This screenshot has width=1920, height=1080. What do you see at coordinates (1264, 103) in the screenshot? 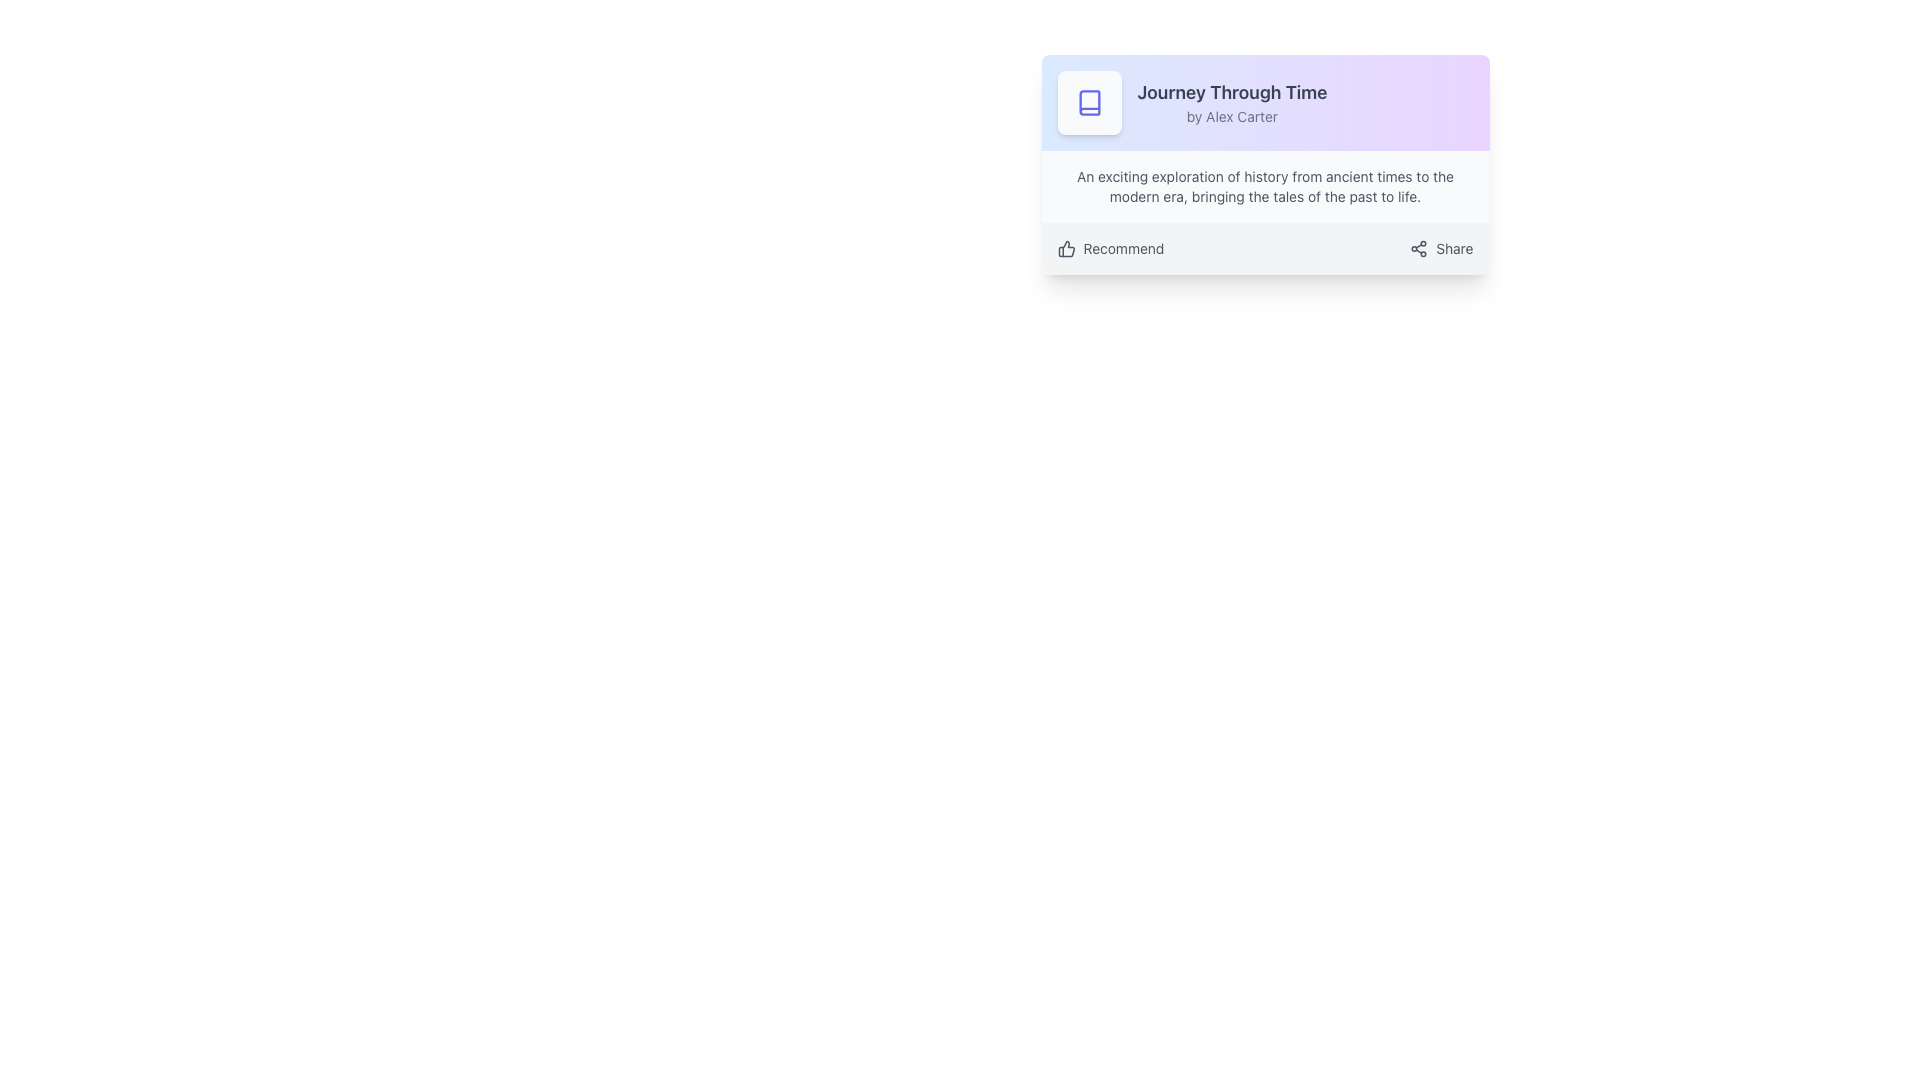
I see `the center of the informational display panel that shows the title and author of a book for interactions` at bounding box center [1264, 103].